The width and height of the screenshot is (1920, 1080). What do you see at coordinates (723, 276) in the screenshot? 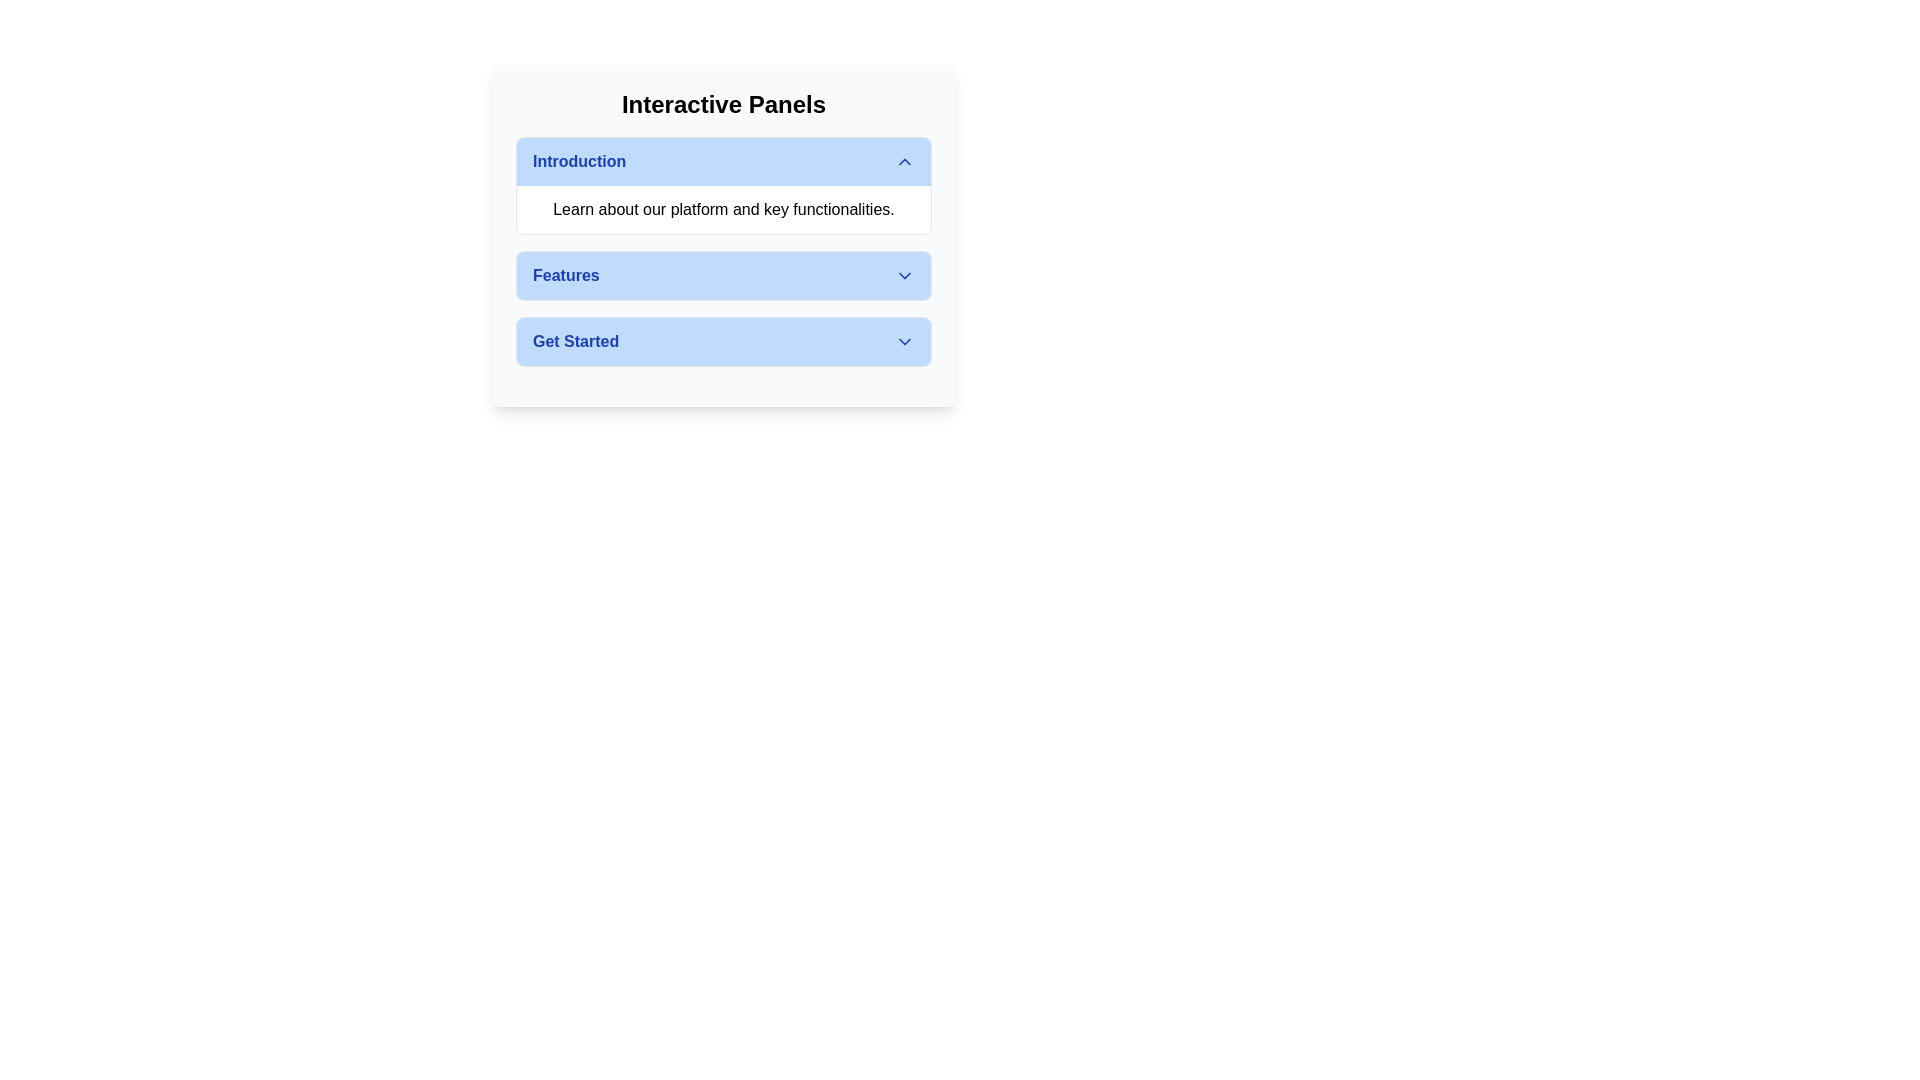
I see `the toggle button located between 'Introduction' and 'Get Started'` at bounding box center [723, 276].